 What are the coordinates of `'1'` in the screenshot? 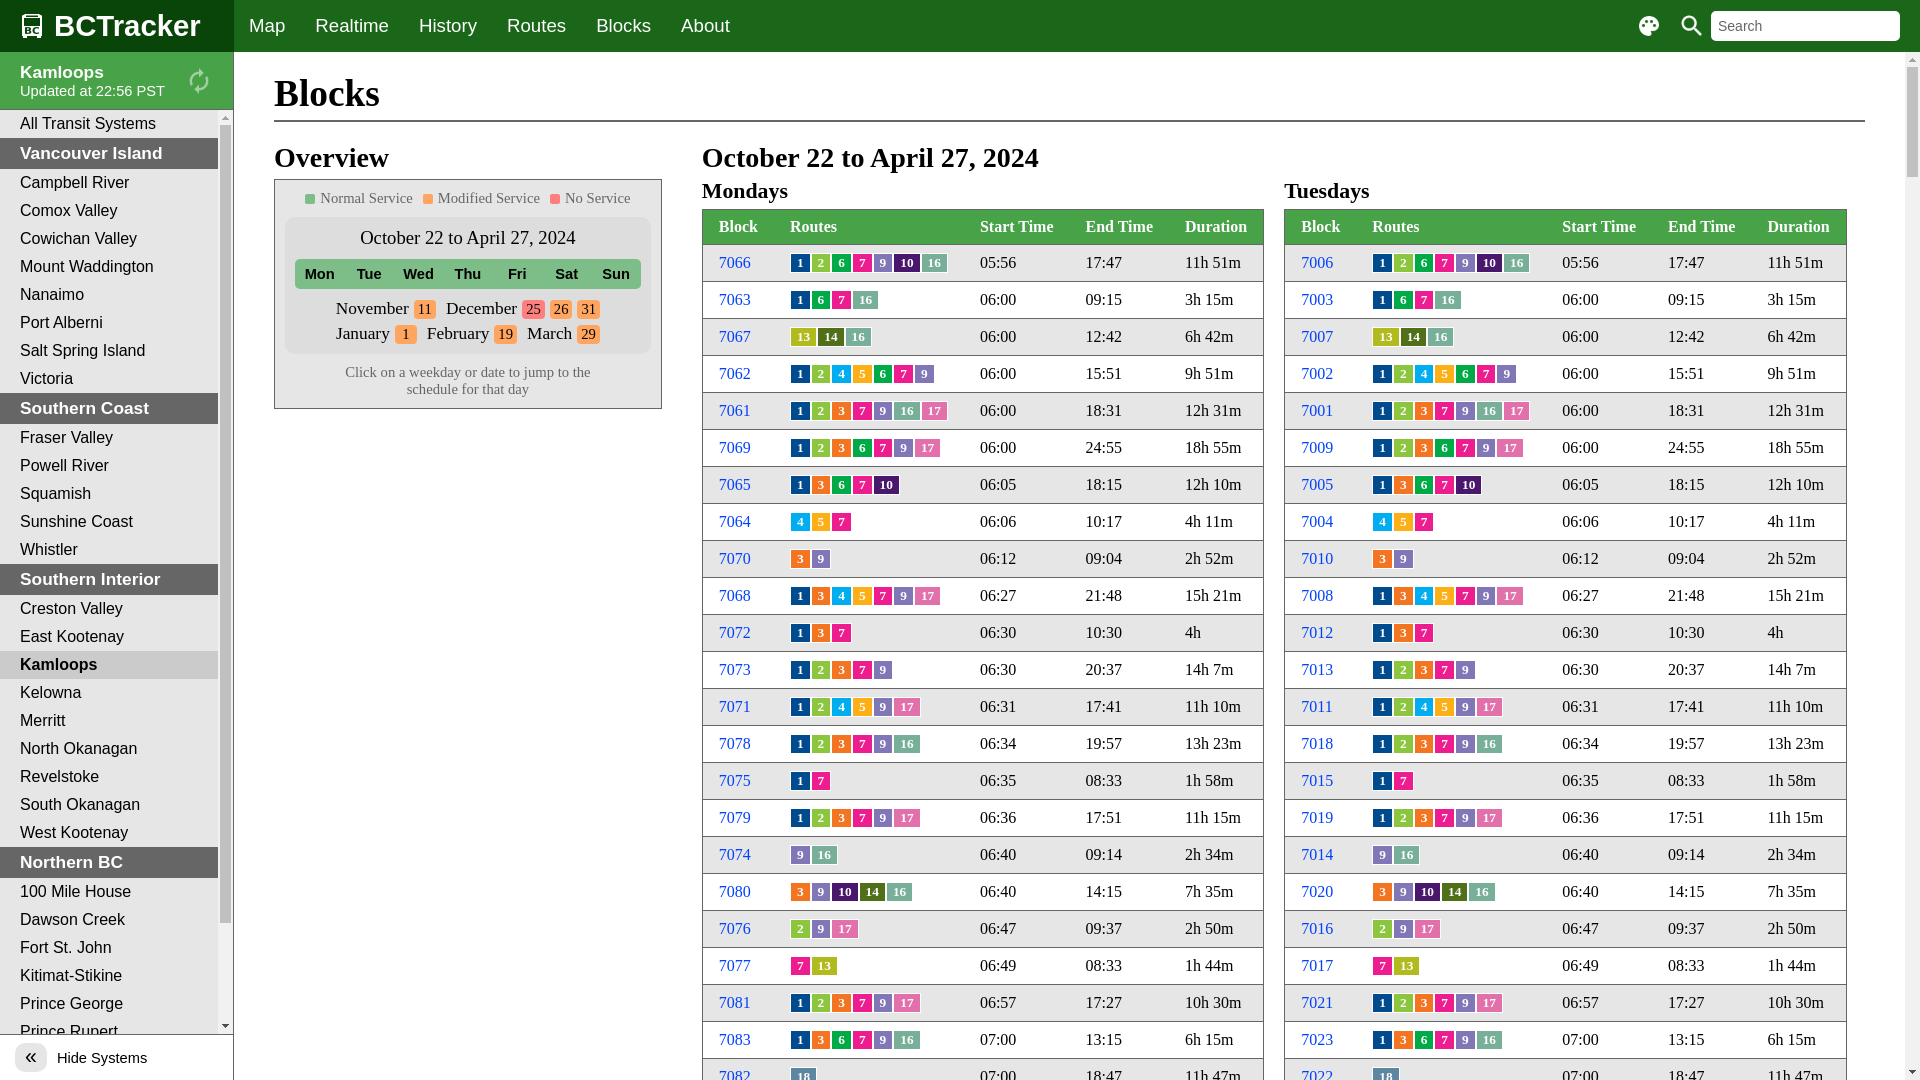 It's located at (1381, 779).